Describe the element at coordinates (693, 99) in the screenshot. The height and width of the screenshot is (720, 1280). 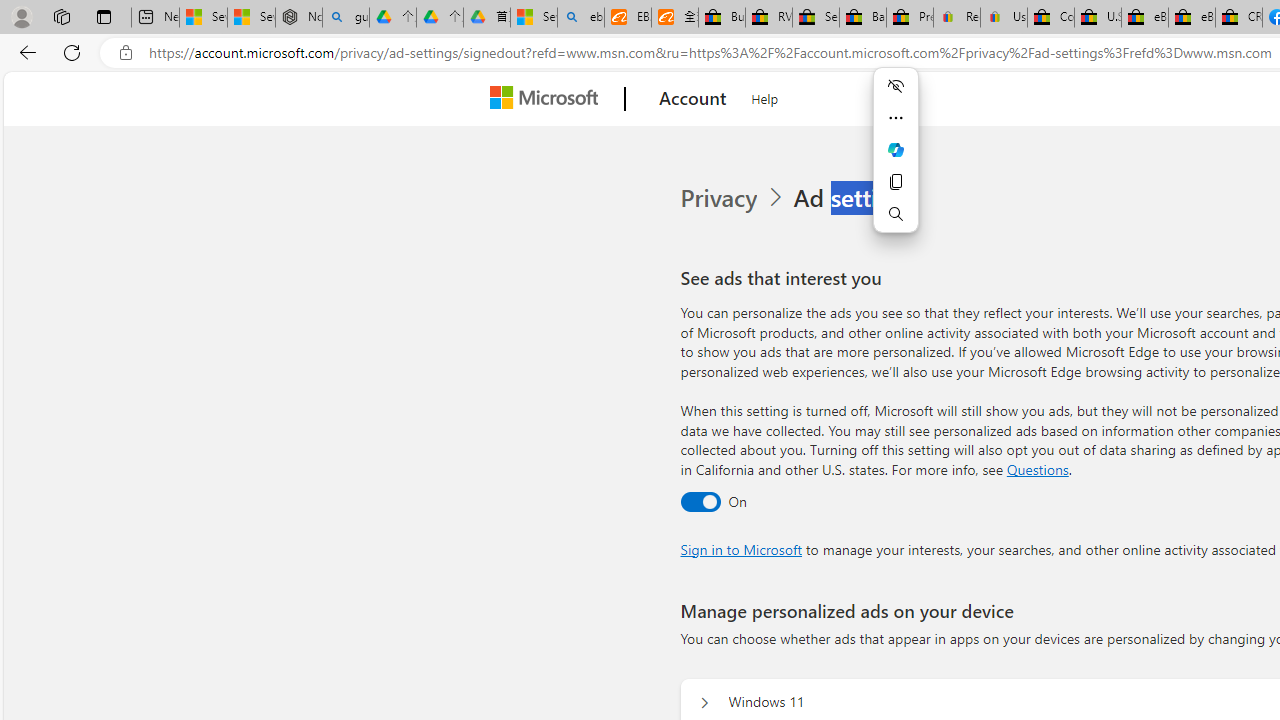
I see `'Account'` at that location.